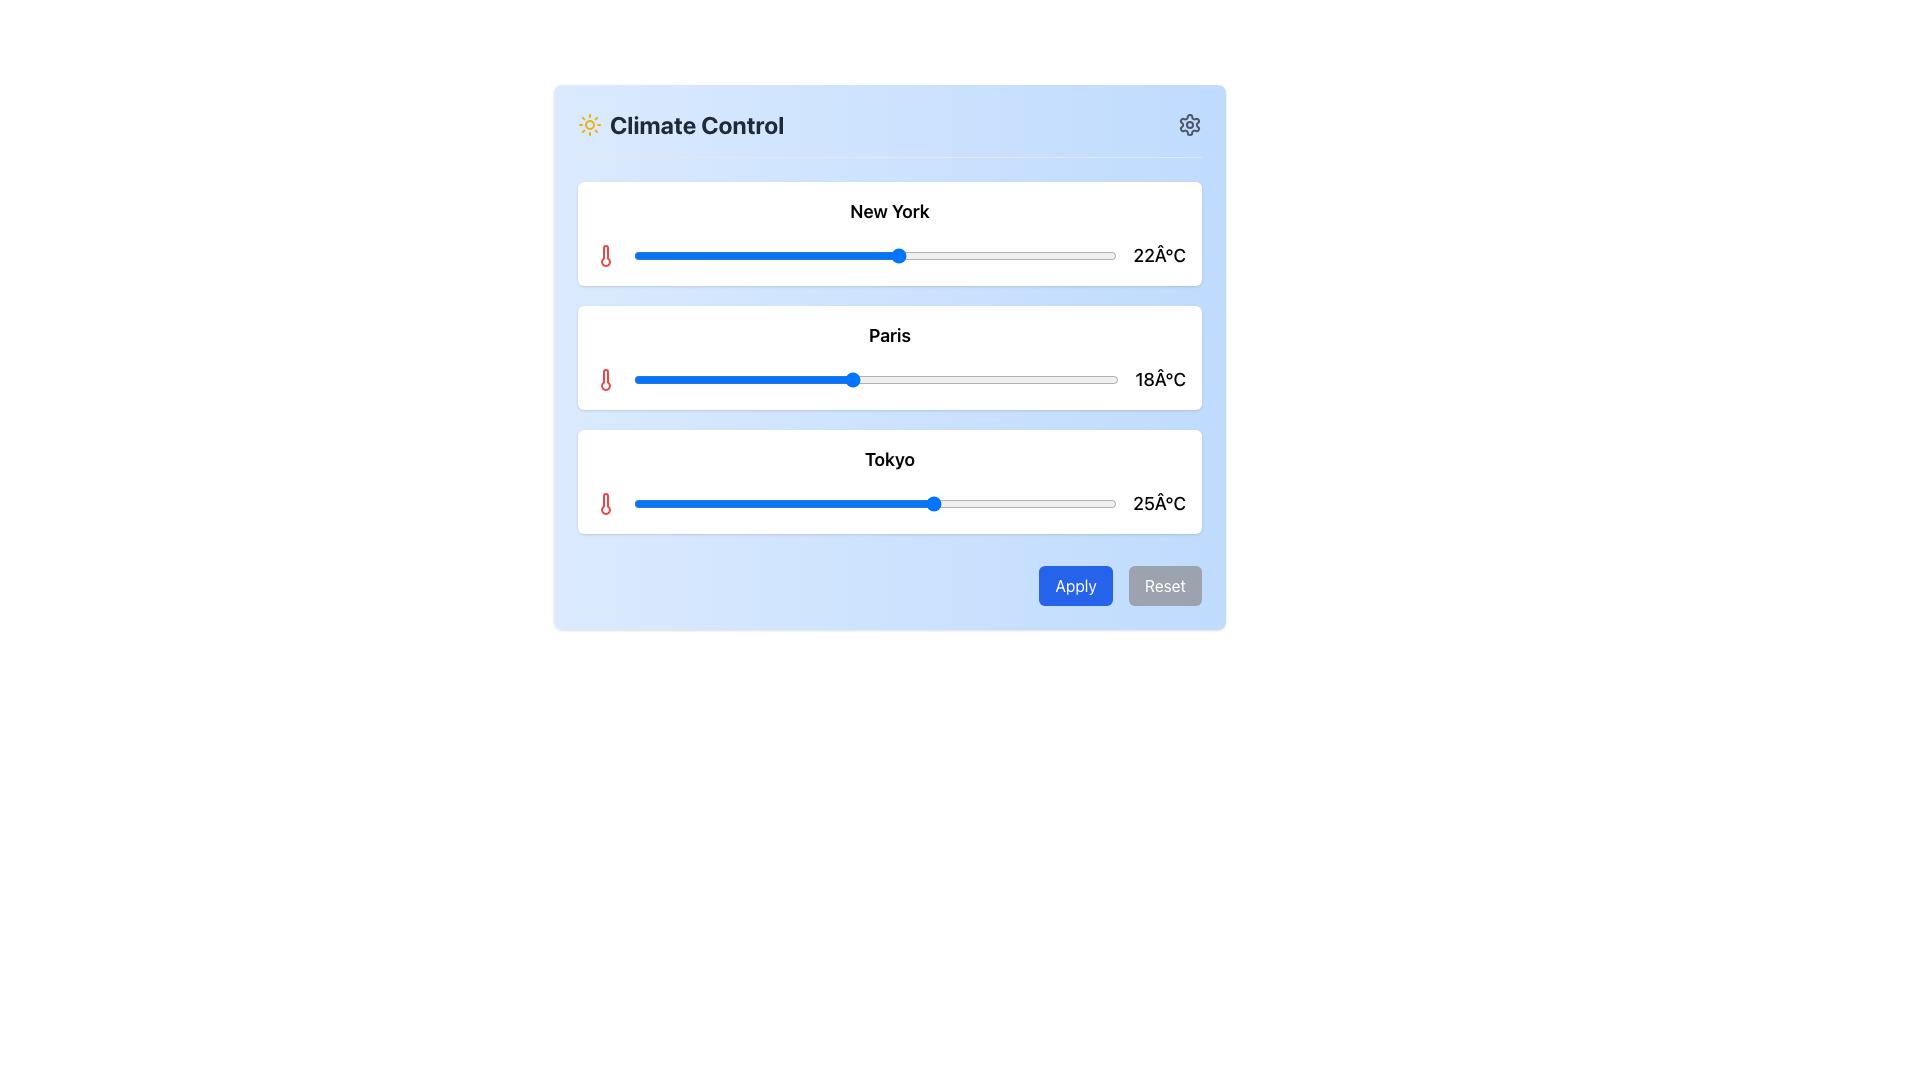  Describe the element at coordinates (948, 380) in the screenshot. I see `the temperature for Paris` at that location.